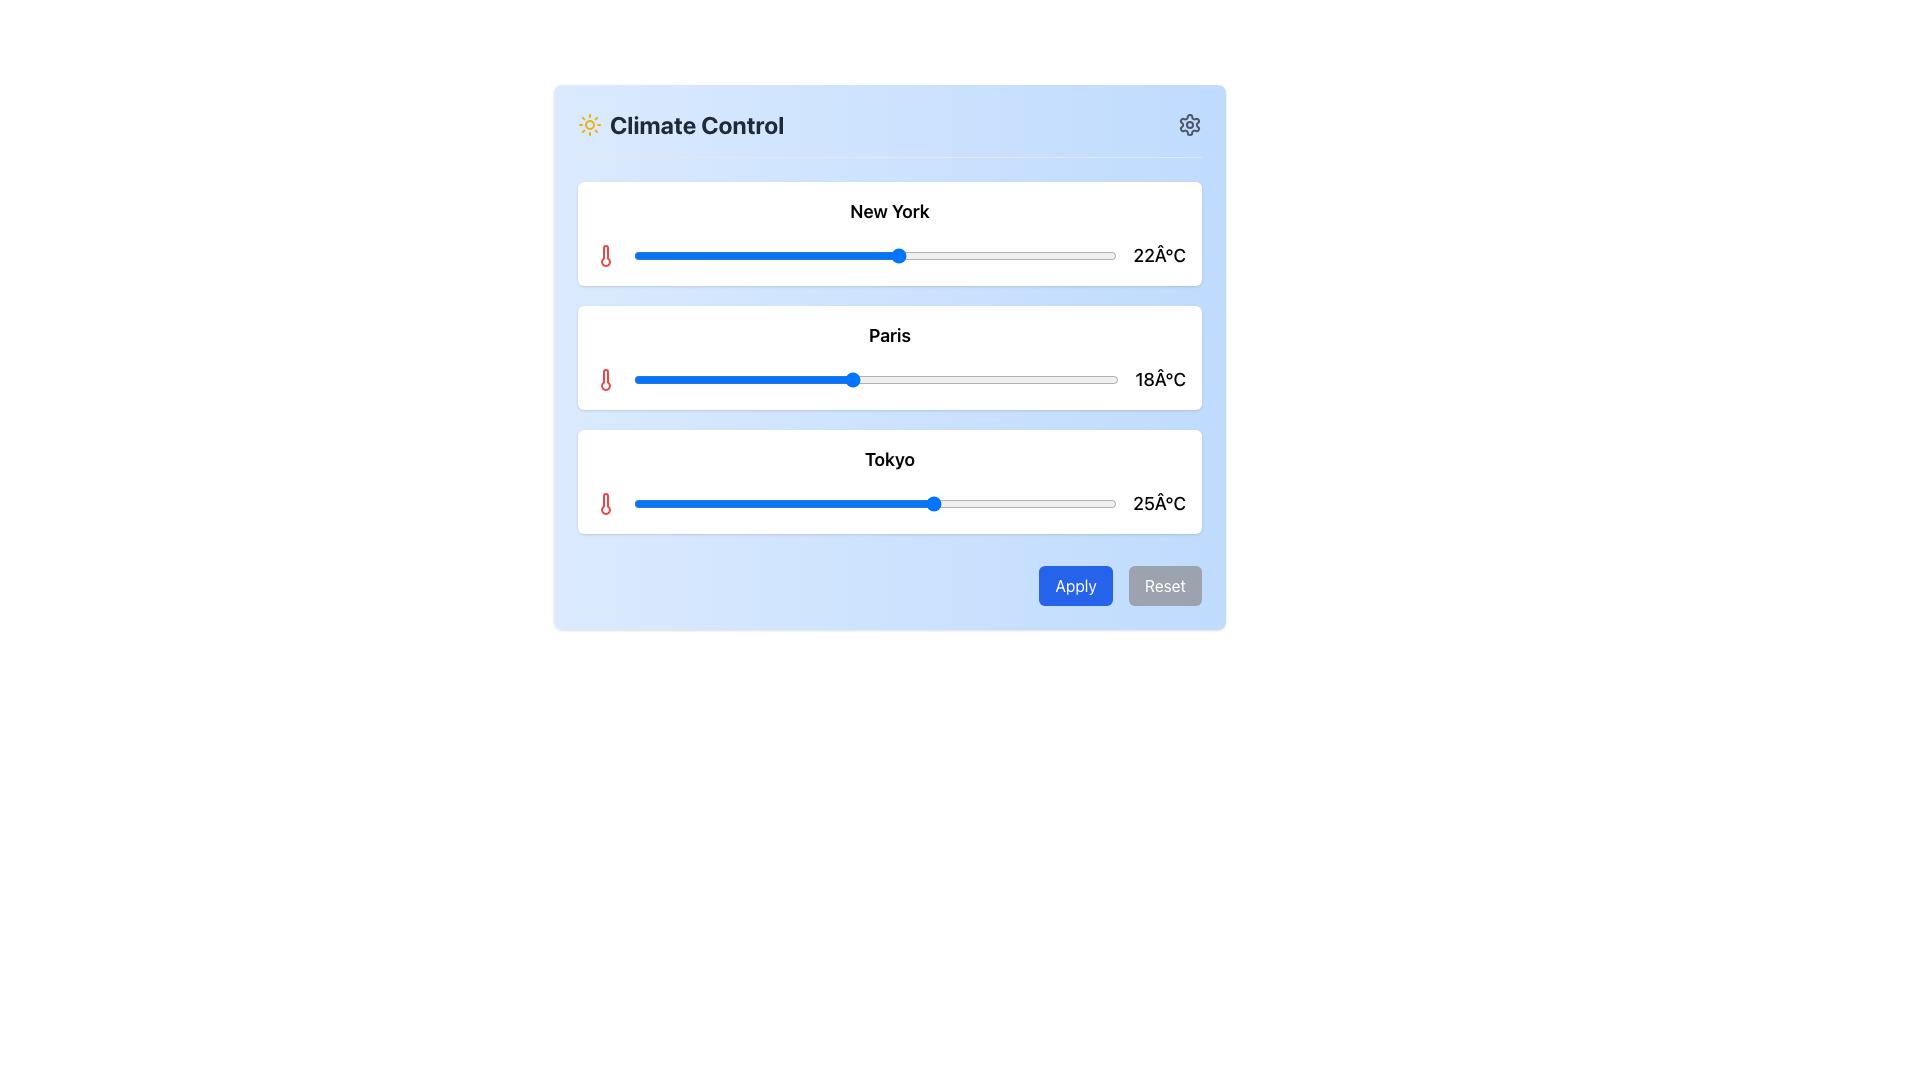  Describe the element at coordinates (948, 380) in the screenshot. I see `the temperature for Paris` at that location.